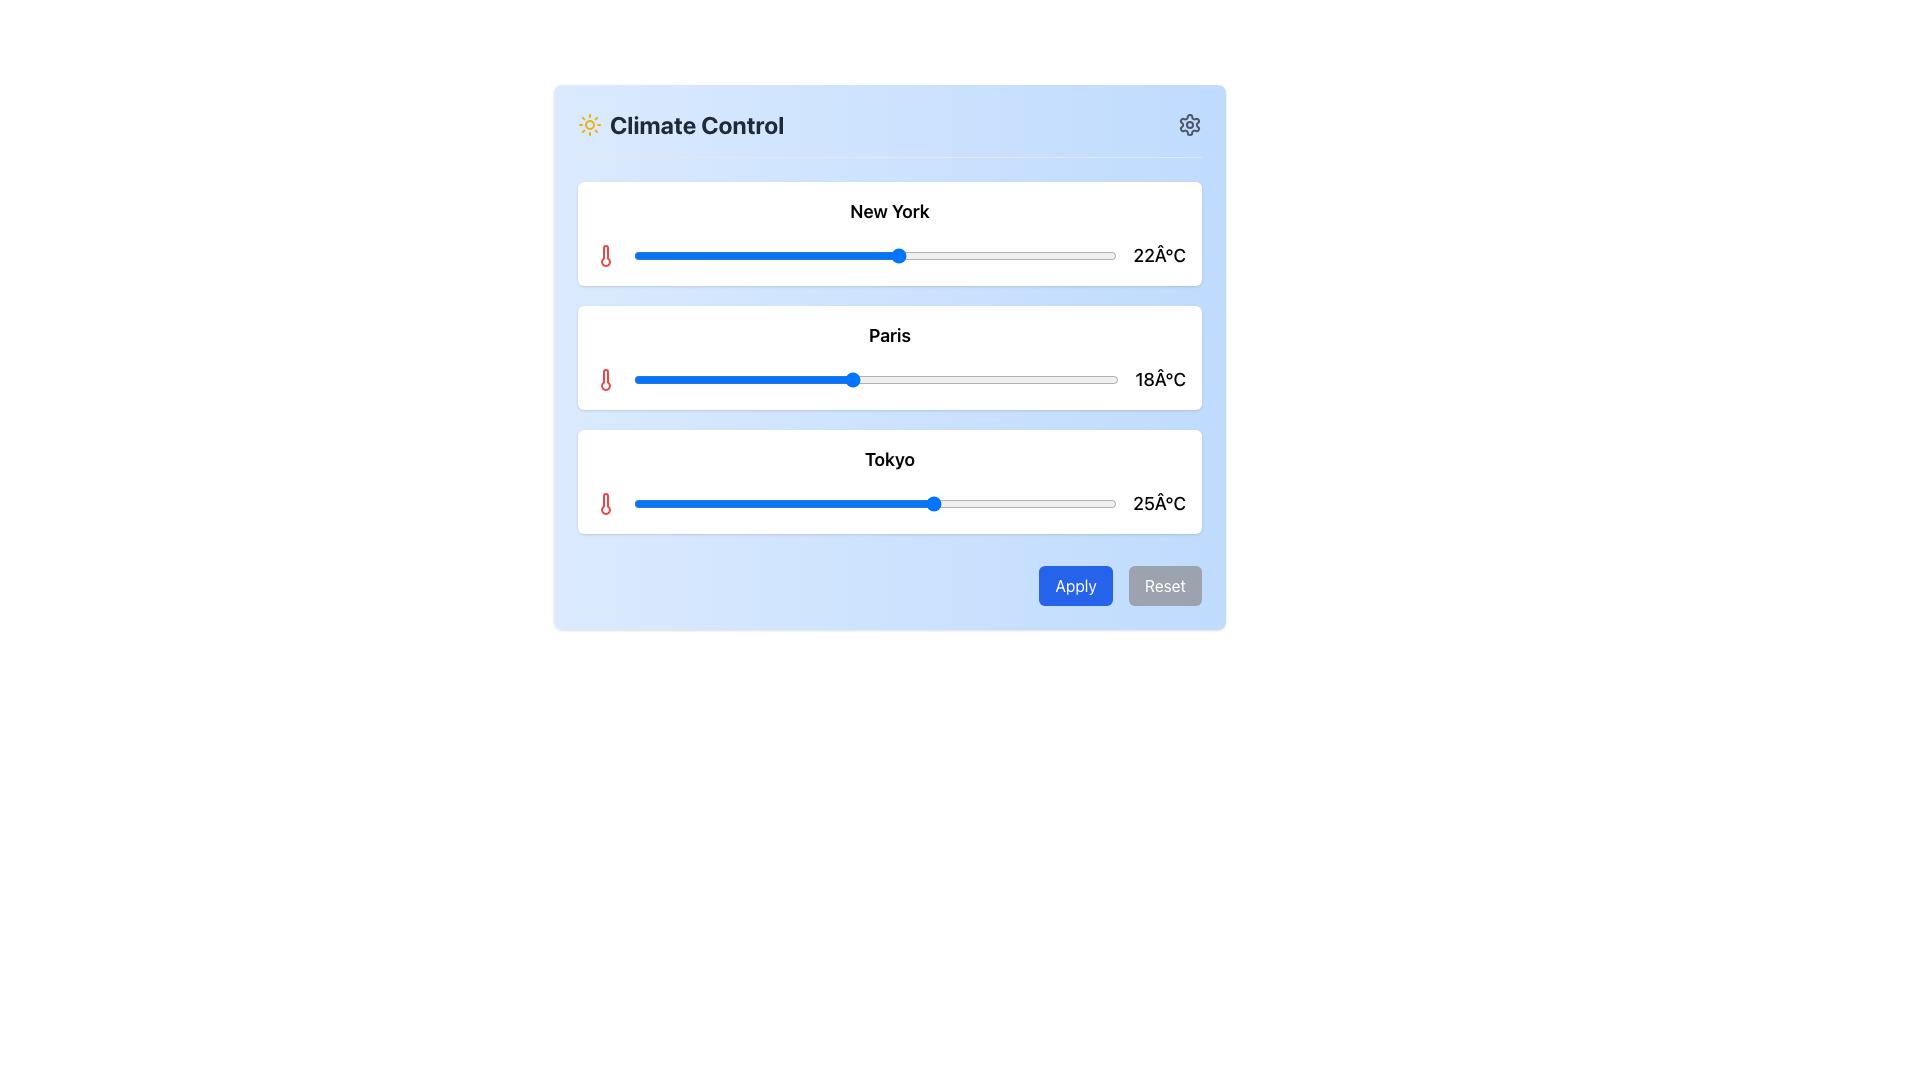  Describe the element at coordinates (948, 380) in the screenshot. I see `the temperature for Paris` at that location.